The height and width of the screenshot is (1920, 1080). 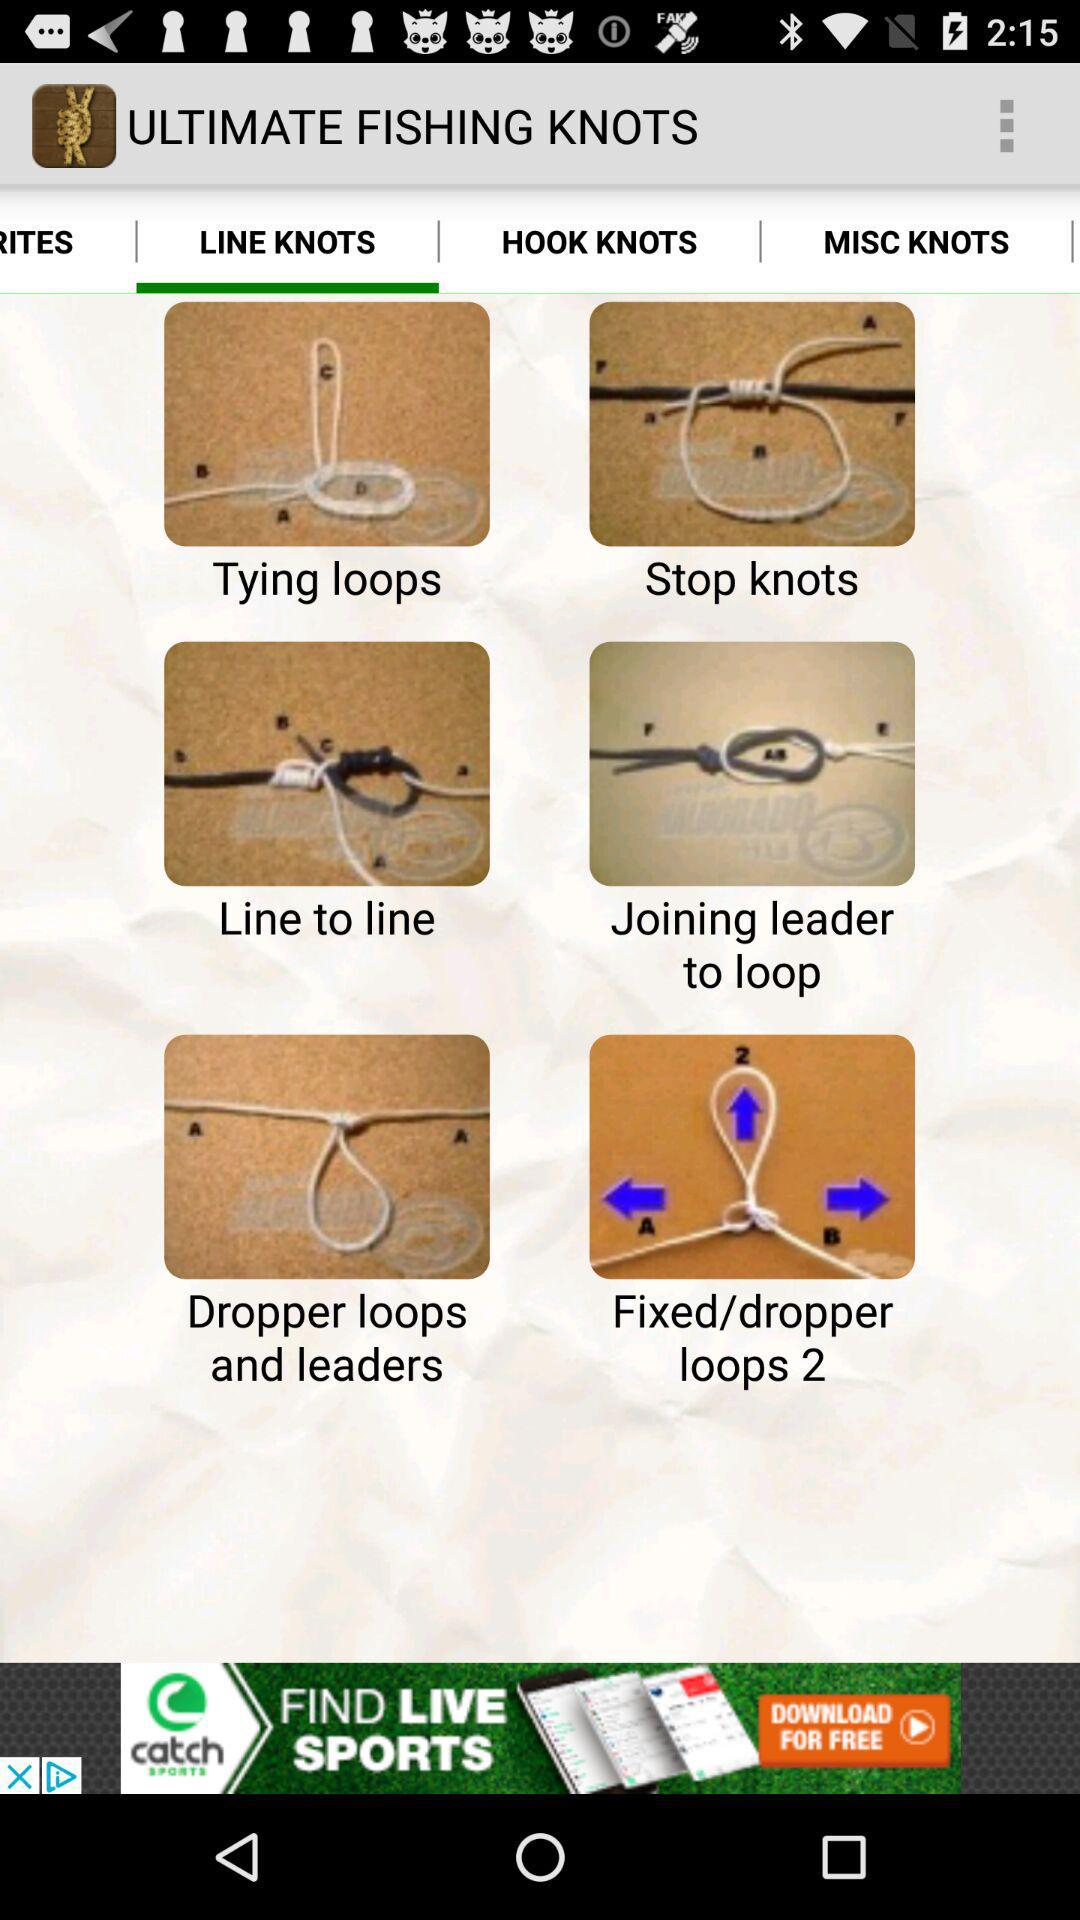 I want to click on advertisement, so click(x=540, y=1727).